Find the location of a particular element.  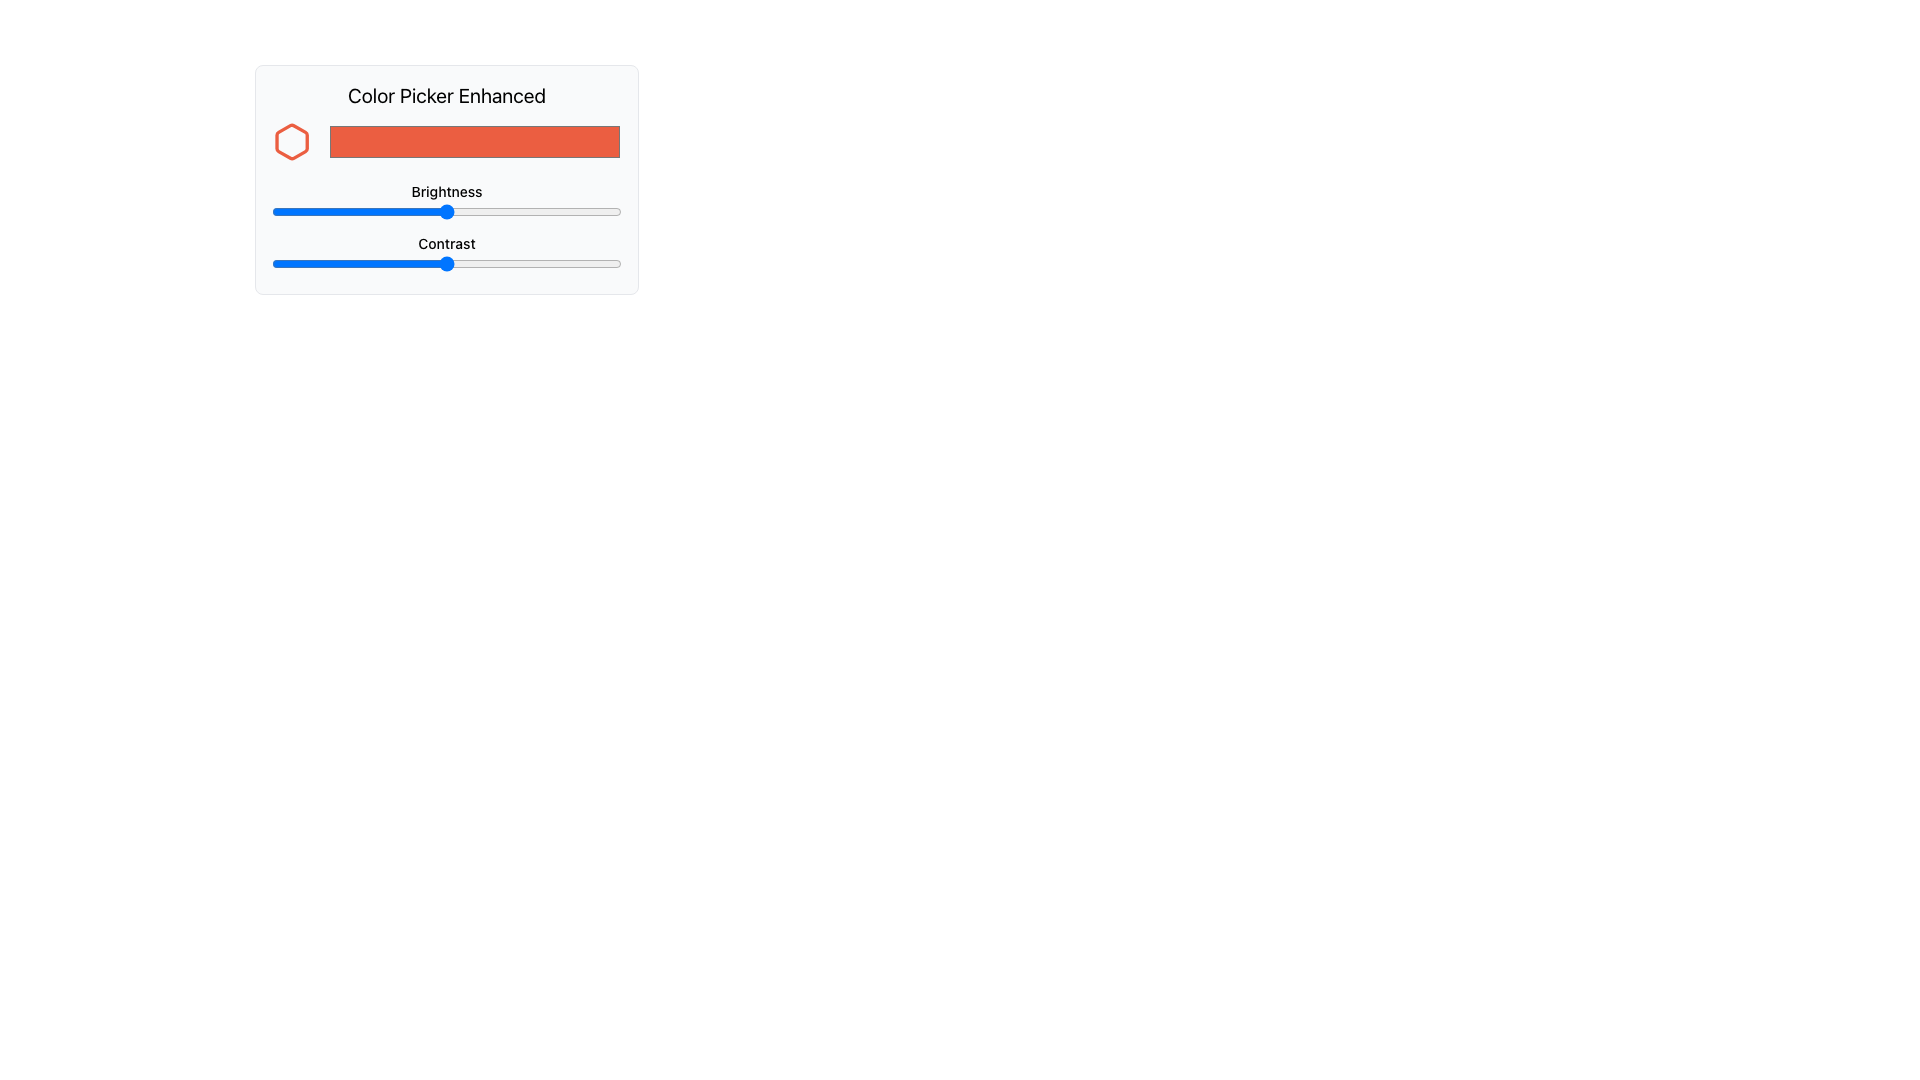

the contrast value is located at coordinates (431, 262).